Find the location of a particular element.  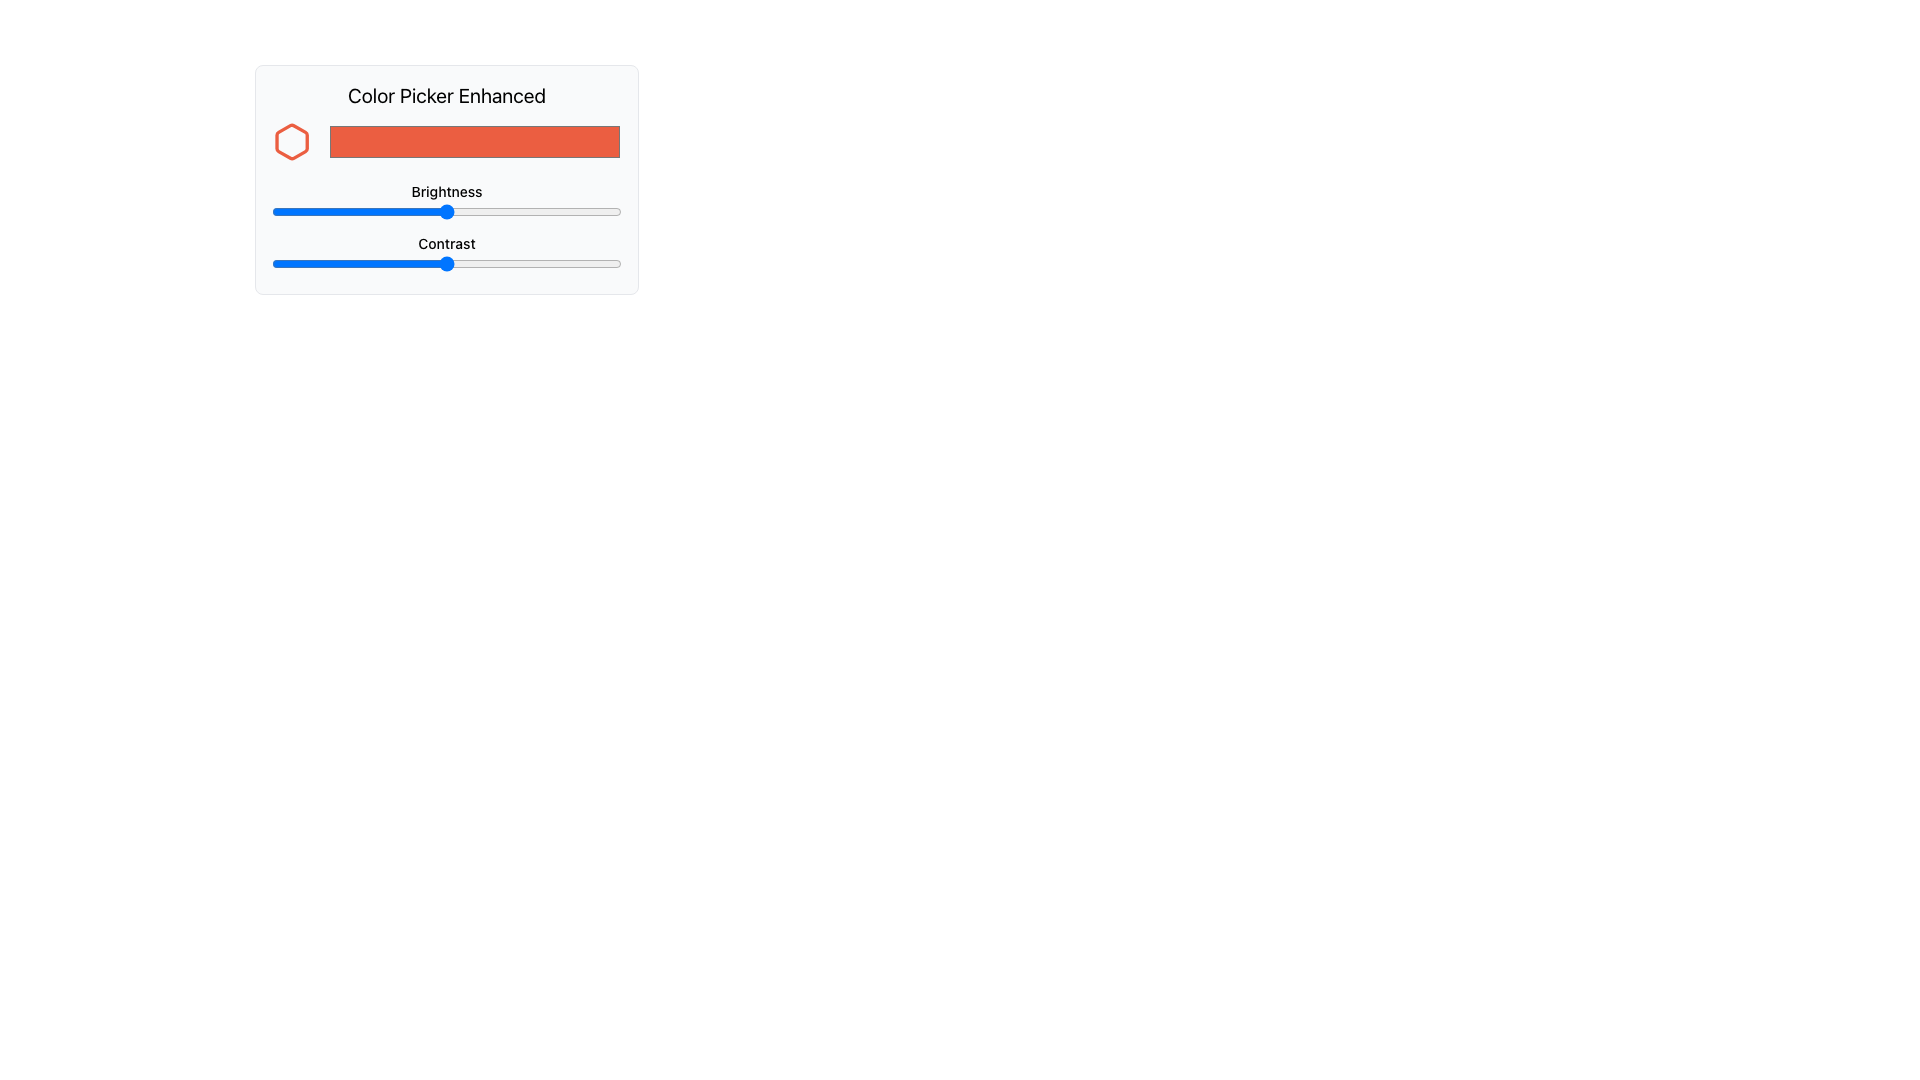

the contrast value is located at coordinates (431, 262).